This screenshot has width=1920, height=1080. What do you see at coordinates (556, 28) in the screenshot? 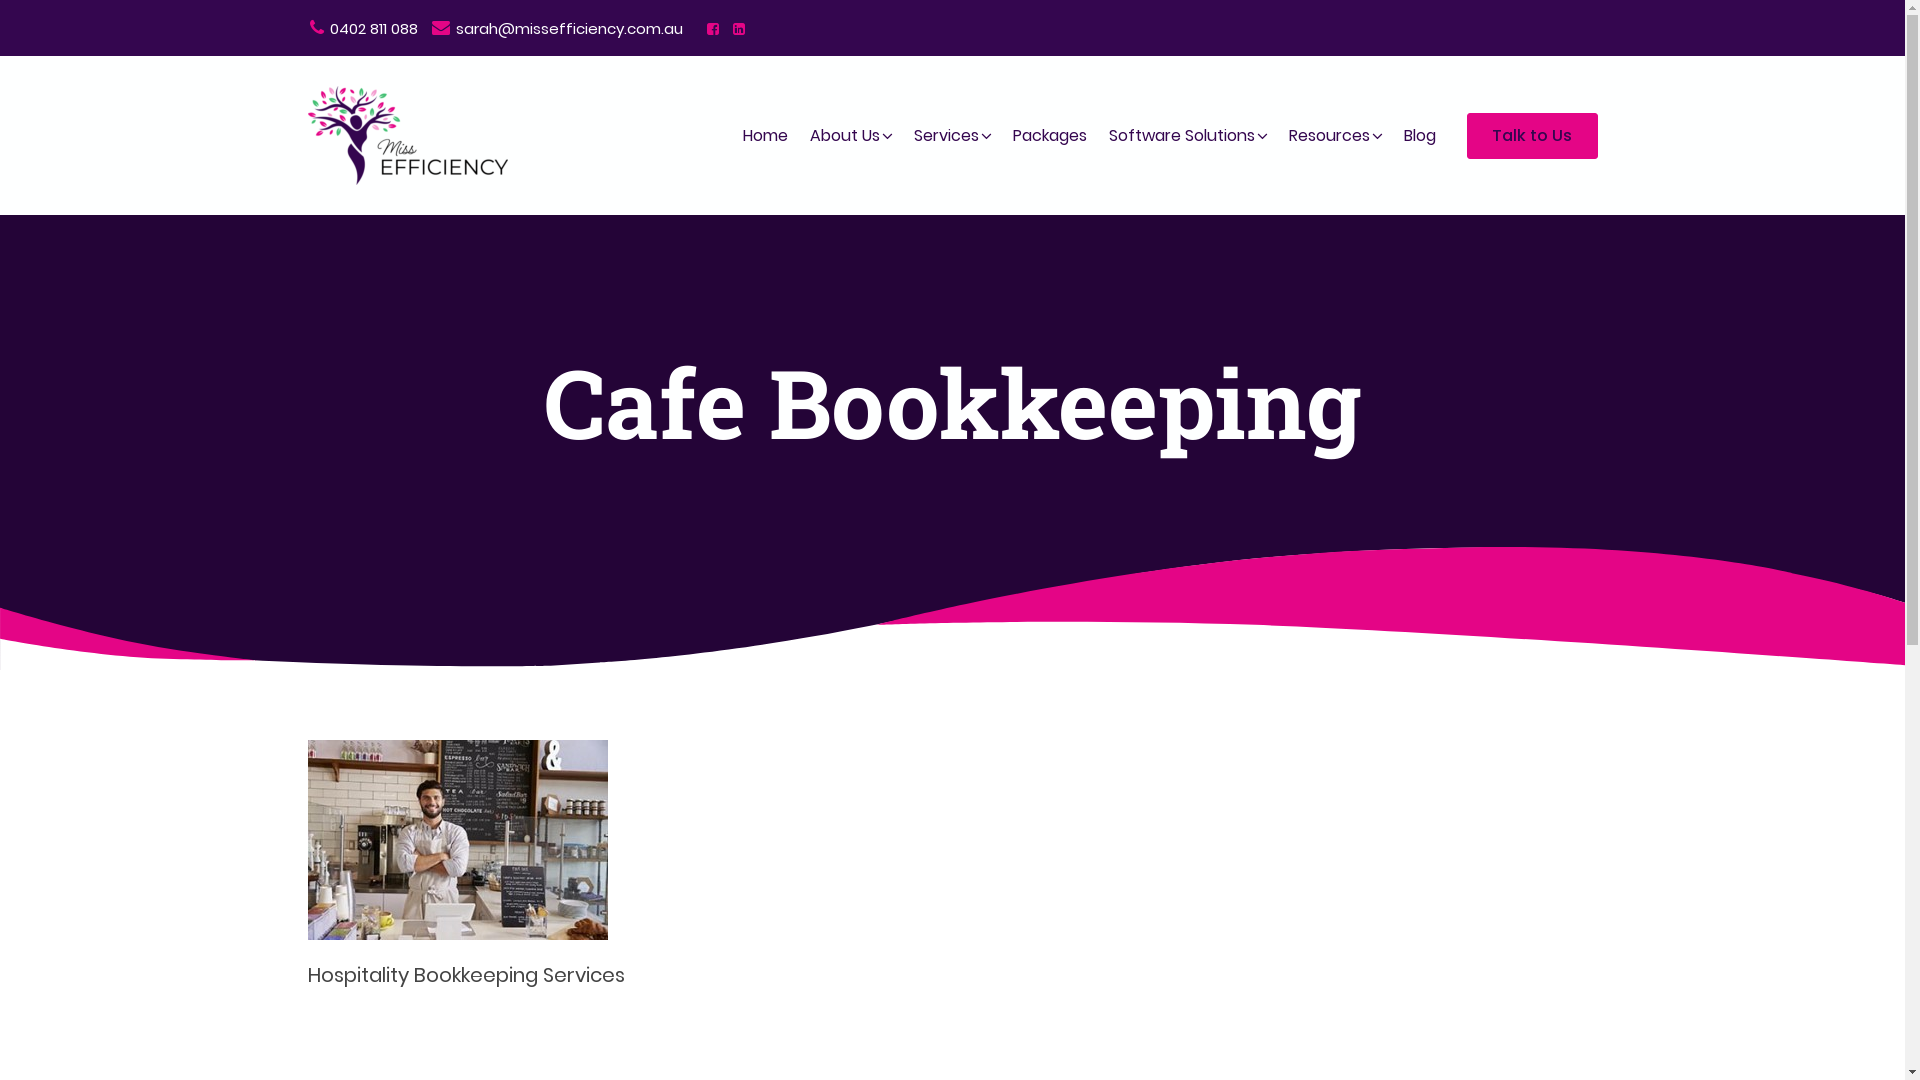
I see `'sarah@missefficiency.com.au'` at bounding box center [556, 28].